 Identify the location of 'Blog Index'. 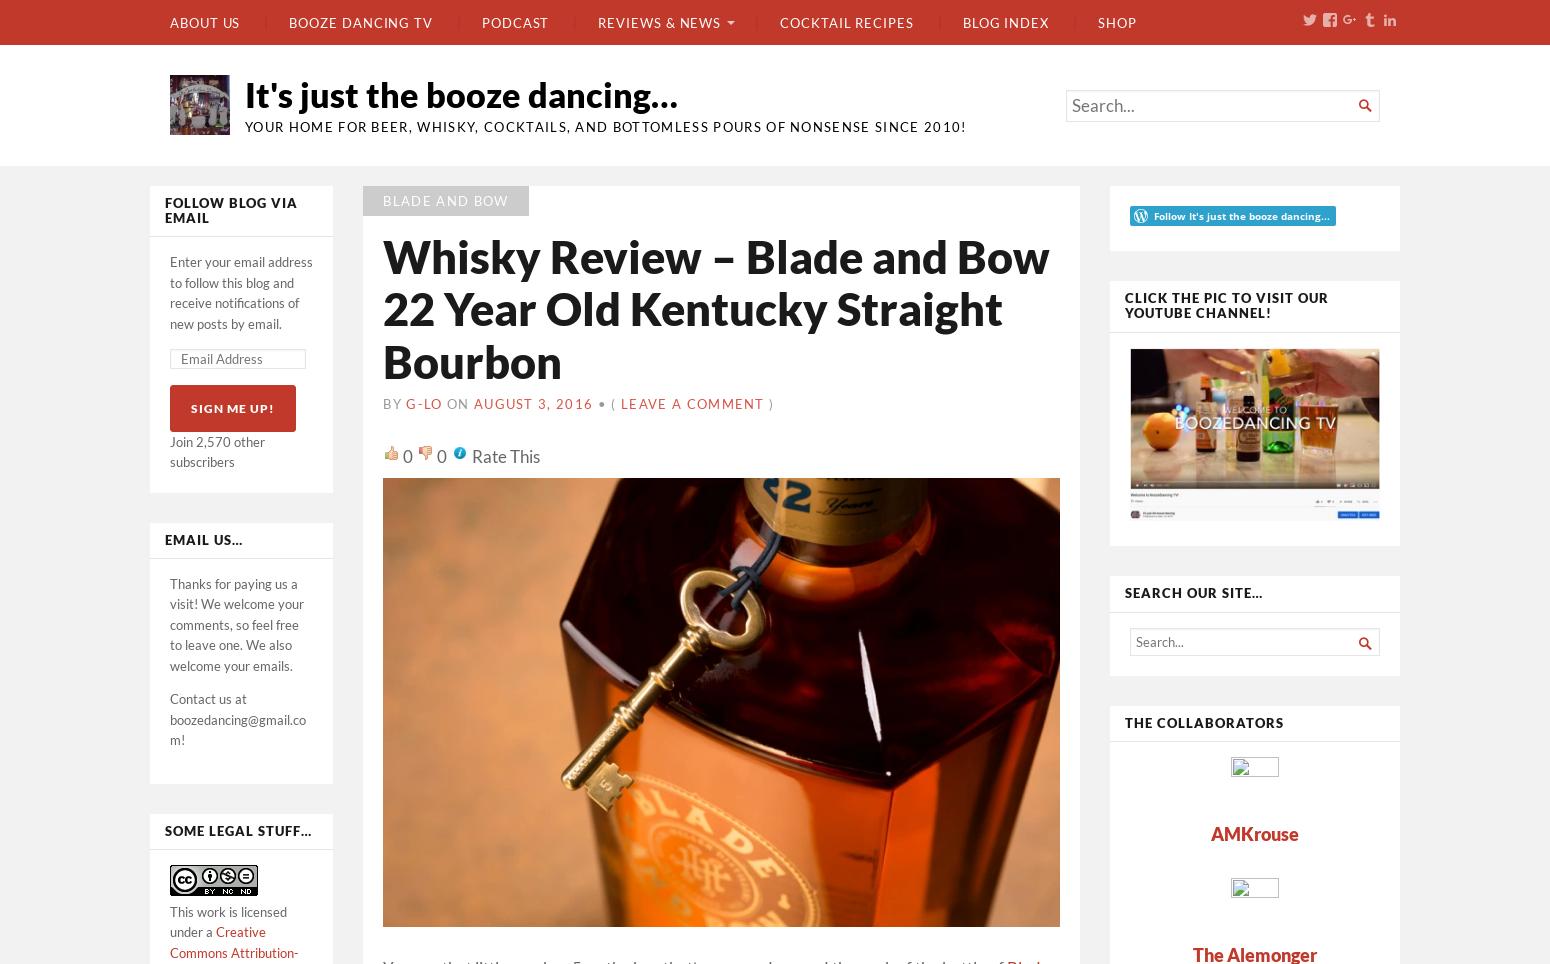
(1004, 20).